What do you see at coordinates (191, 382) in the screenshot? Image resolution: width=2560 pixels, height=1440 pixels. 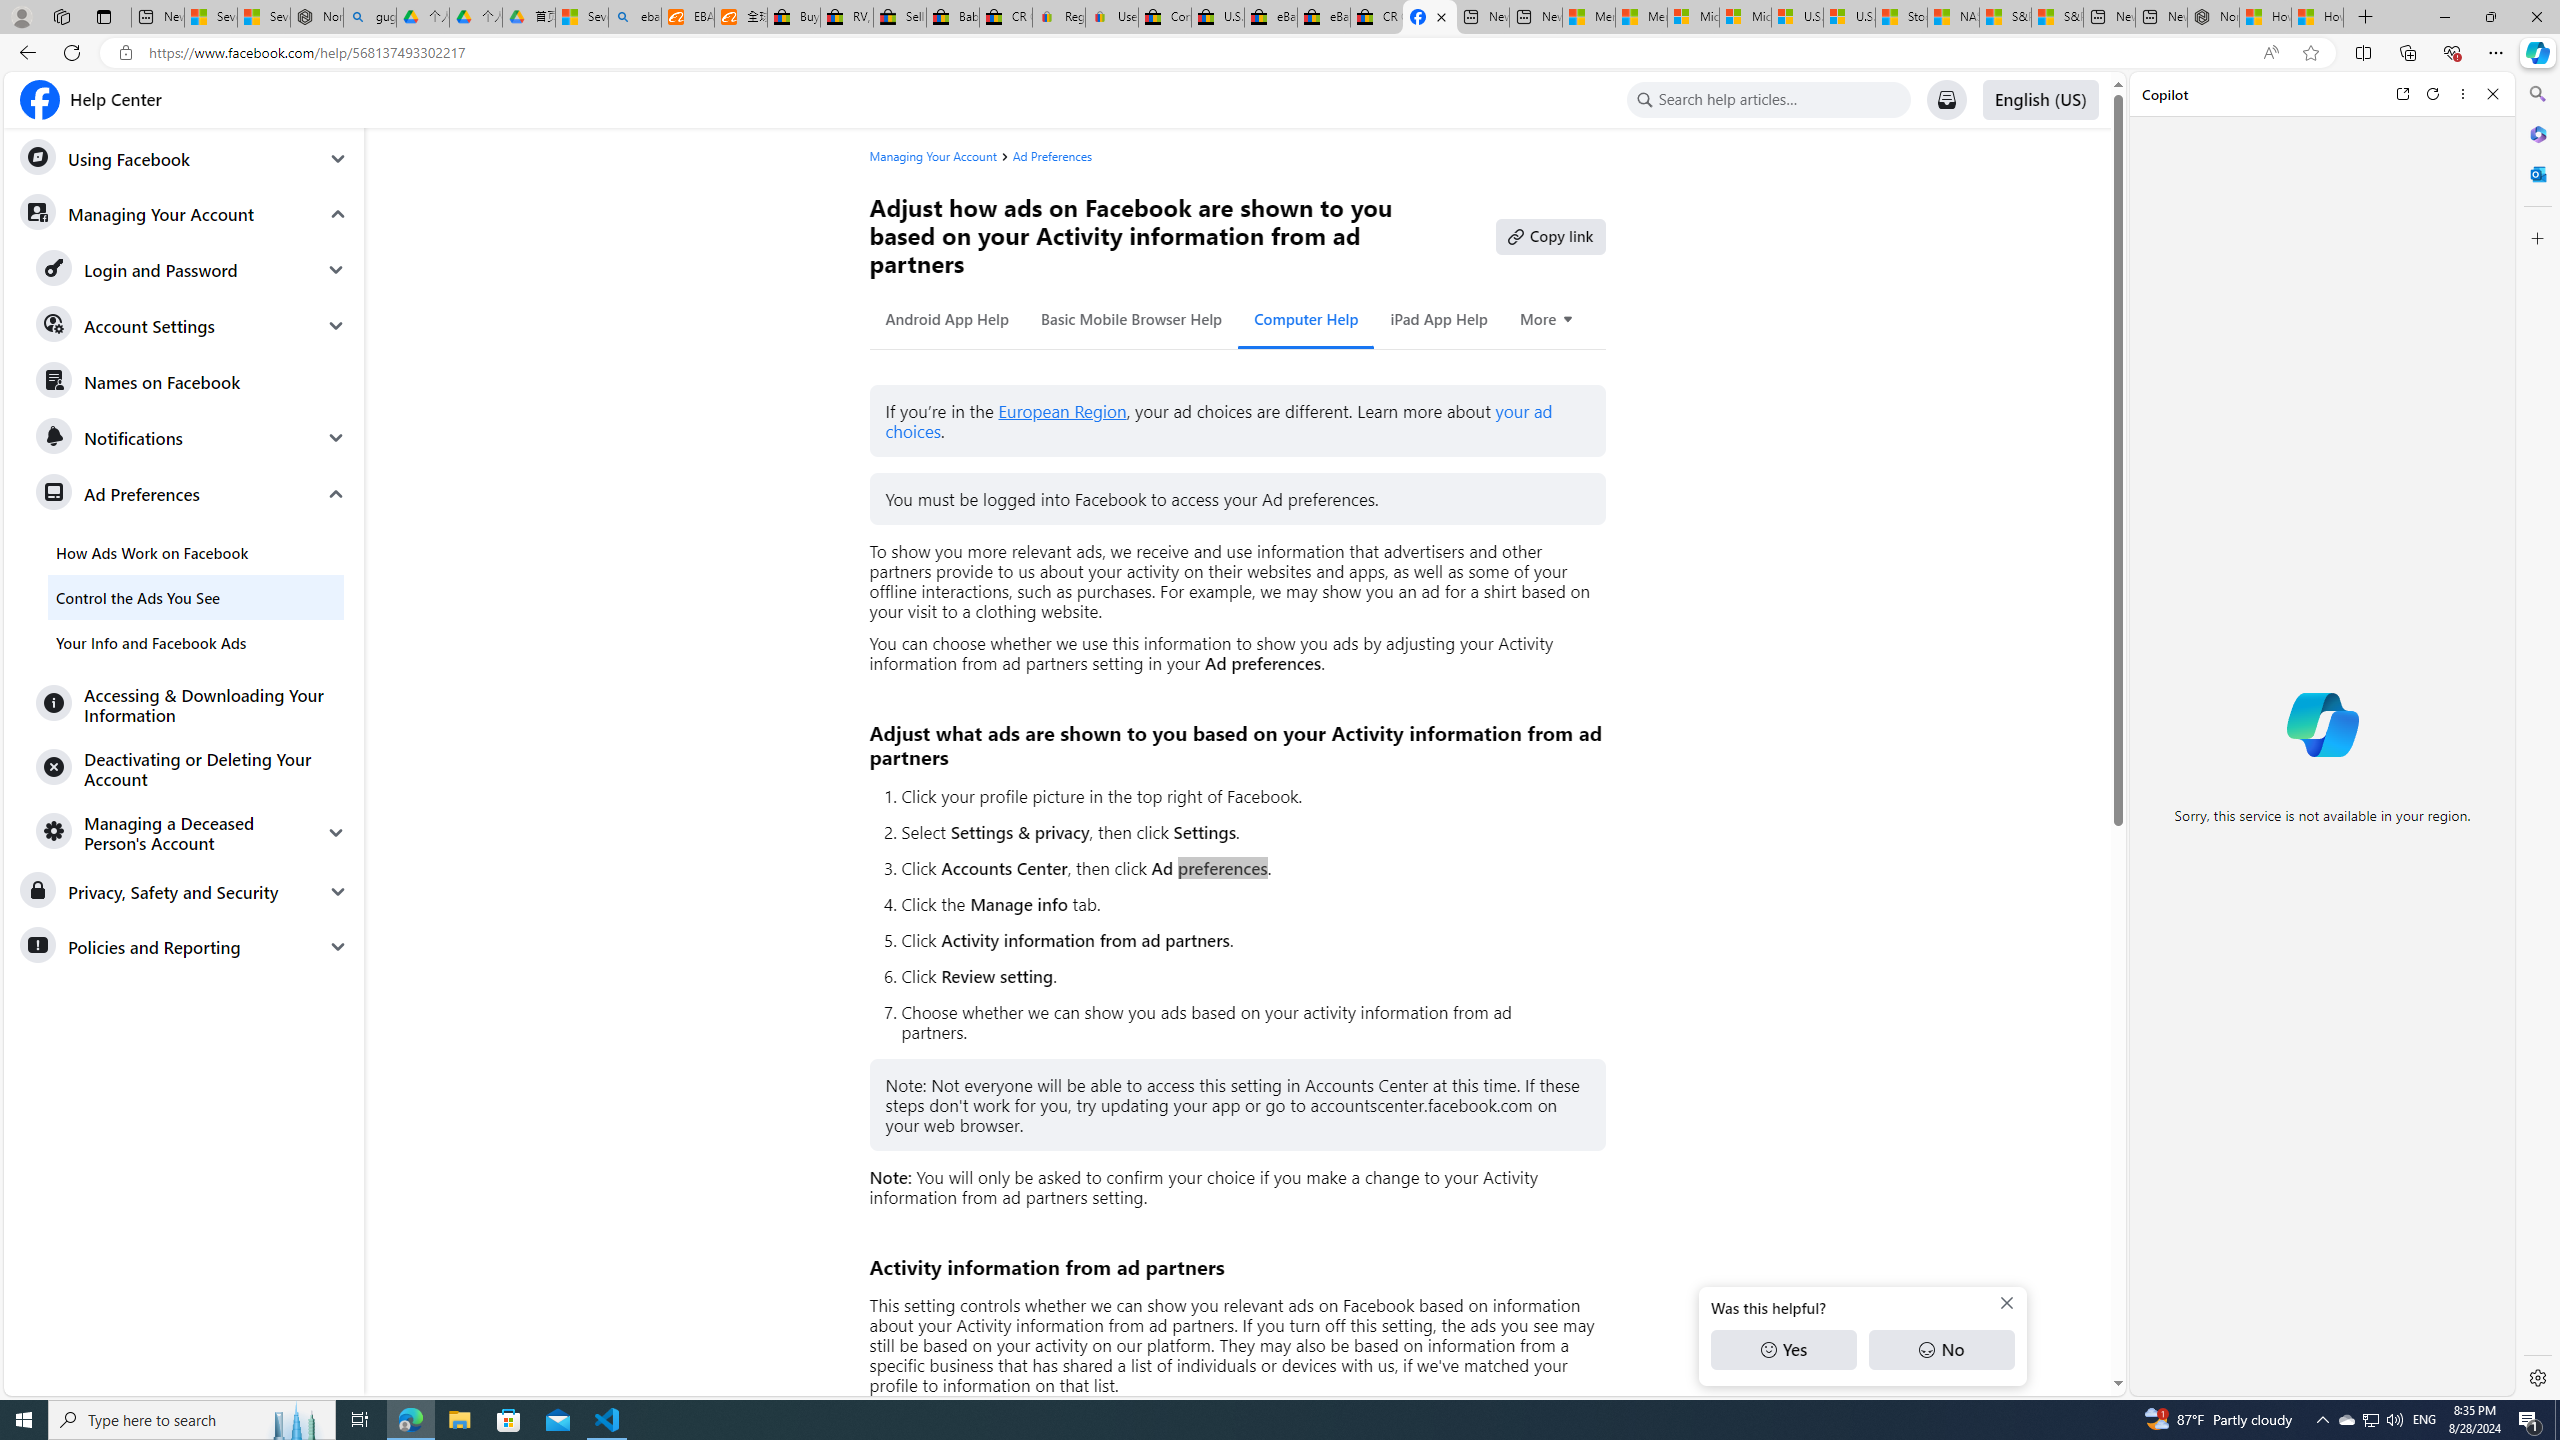 I see `'Names on Facebook'` at bounding box center [191, 382].